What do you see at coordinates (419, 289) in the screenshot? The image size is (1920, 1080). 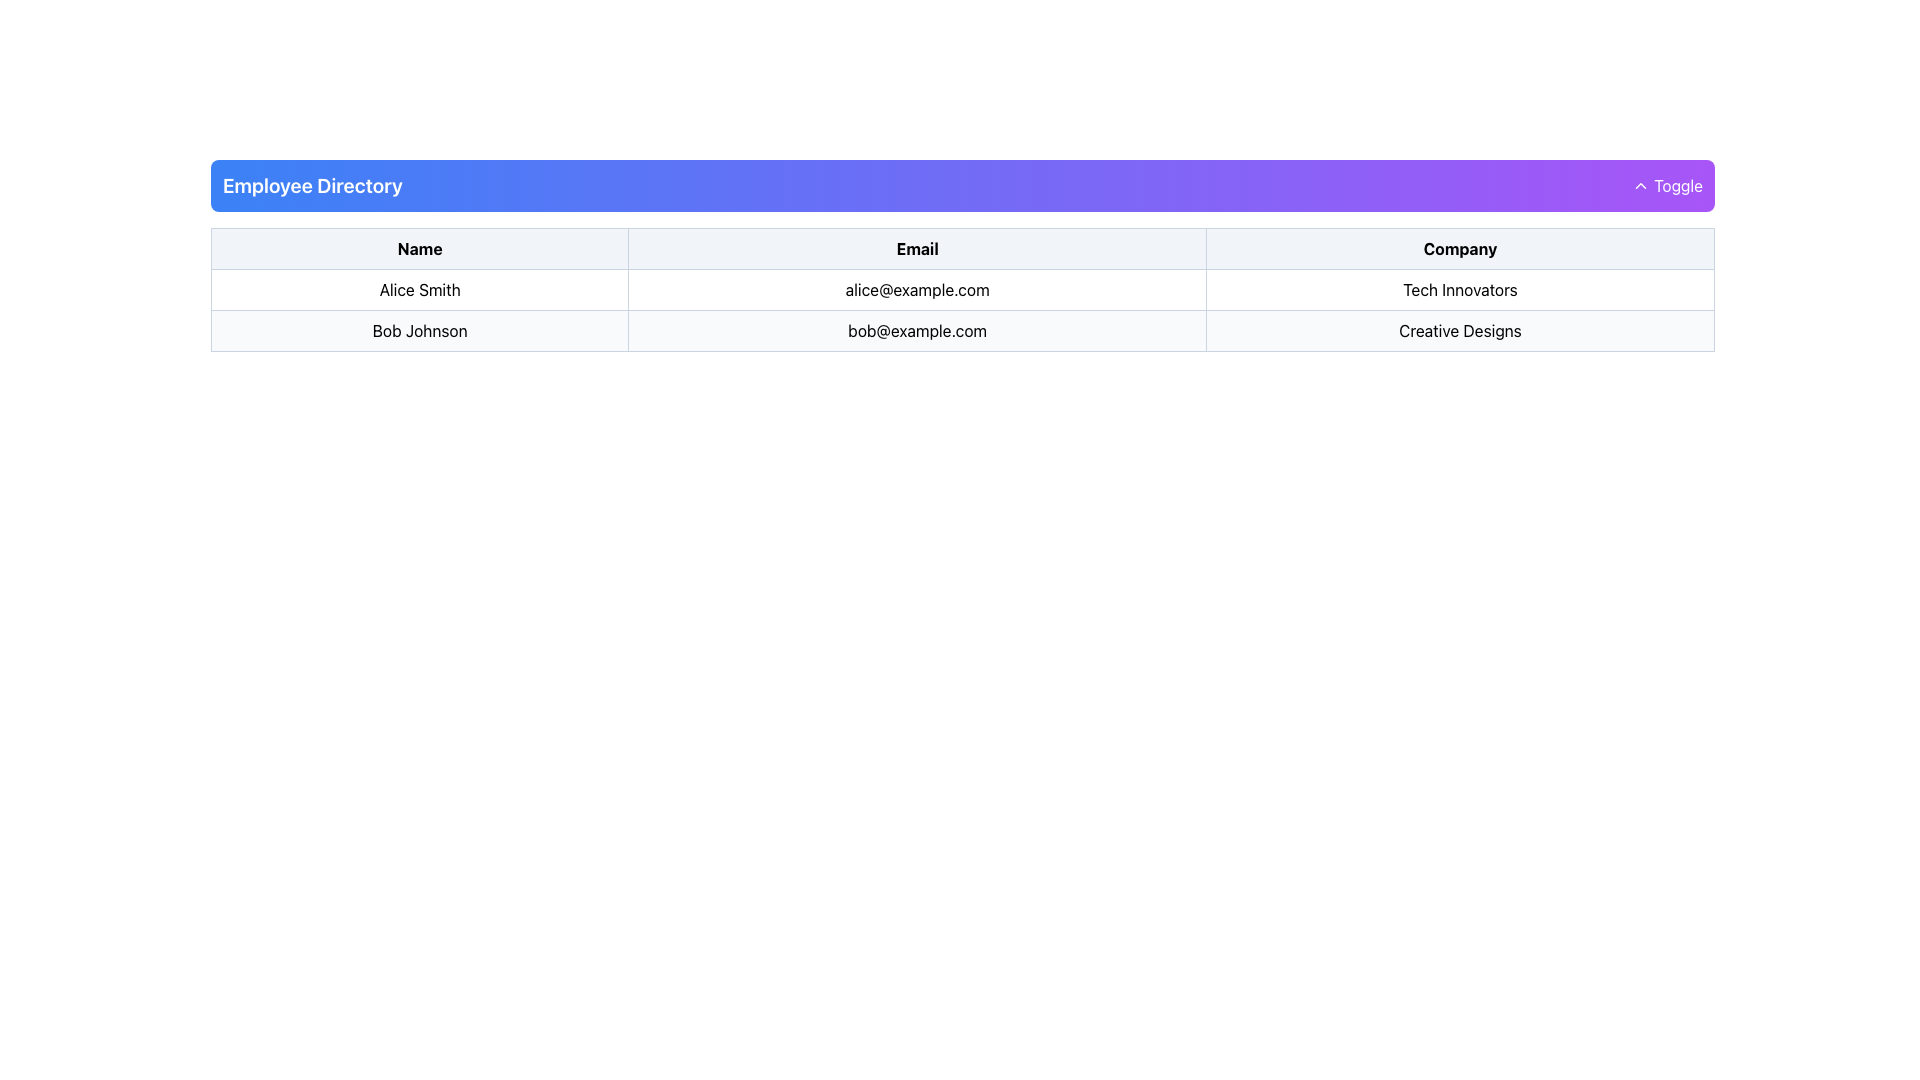 I see `text element displaying 'Alice Smith', which is styled with a border and located in the first row of the 'Name' column in the table` at bounding box center [419, 289].